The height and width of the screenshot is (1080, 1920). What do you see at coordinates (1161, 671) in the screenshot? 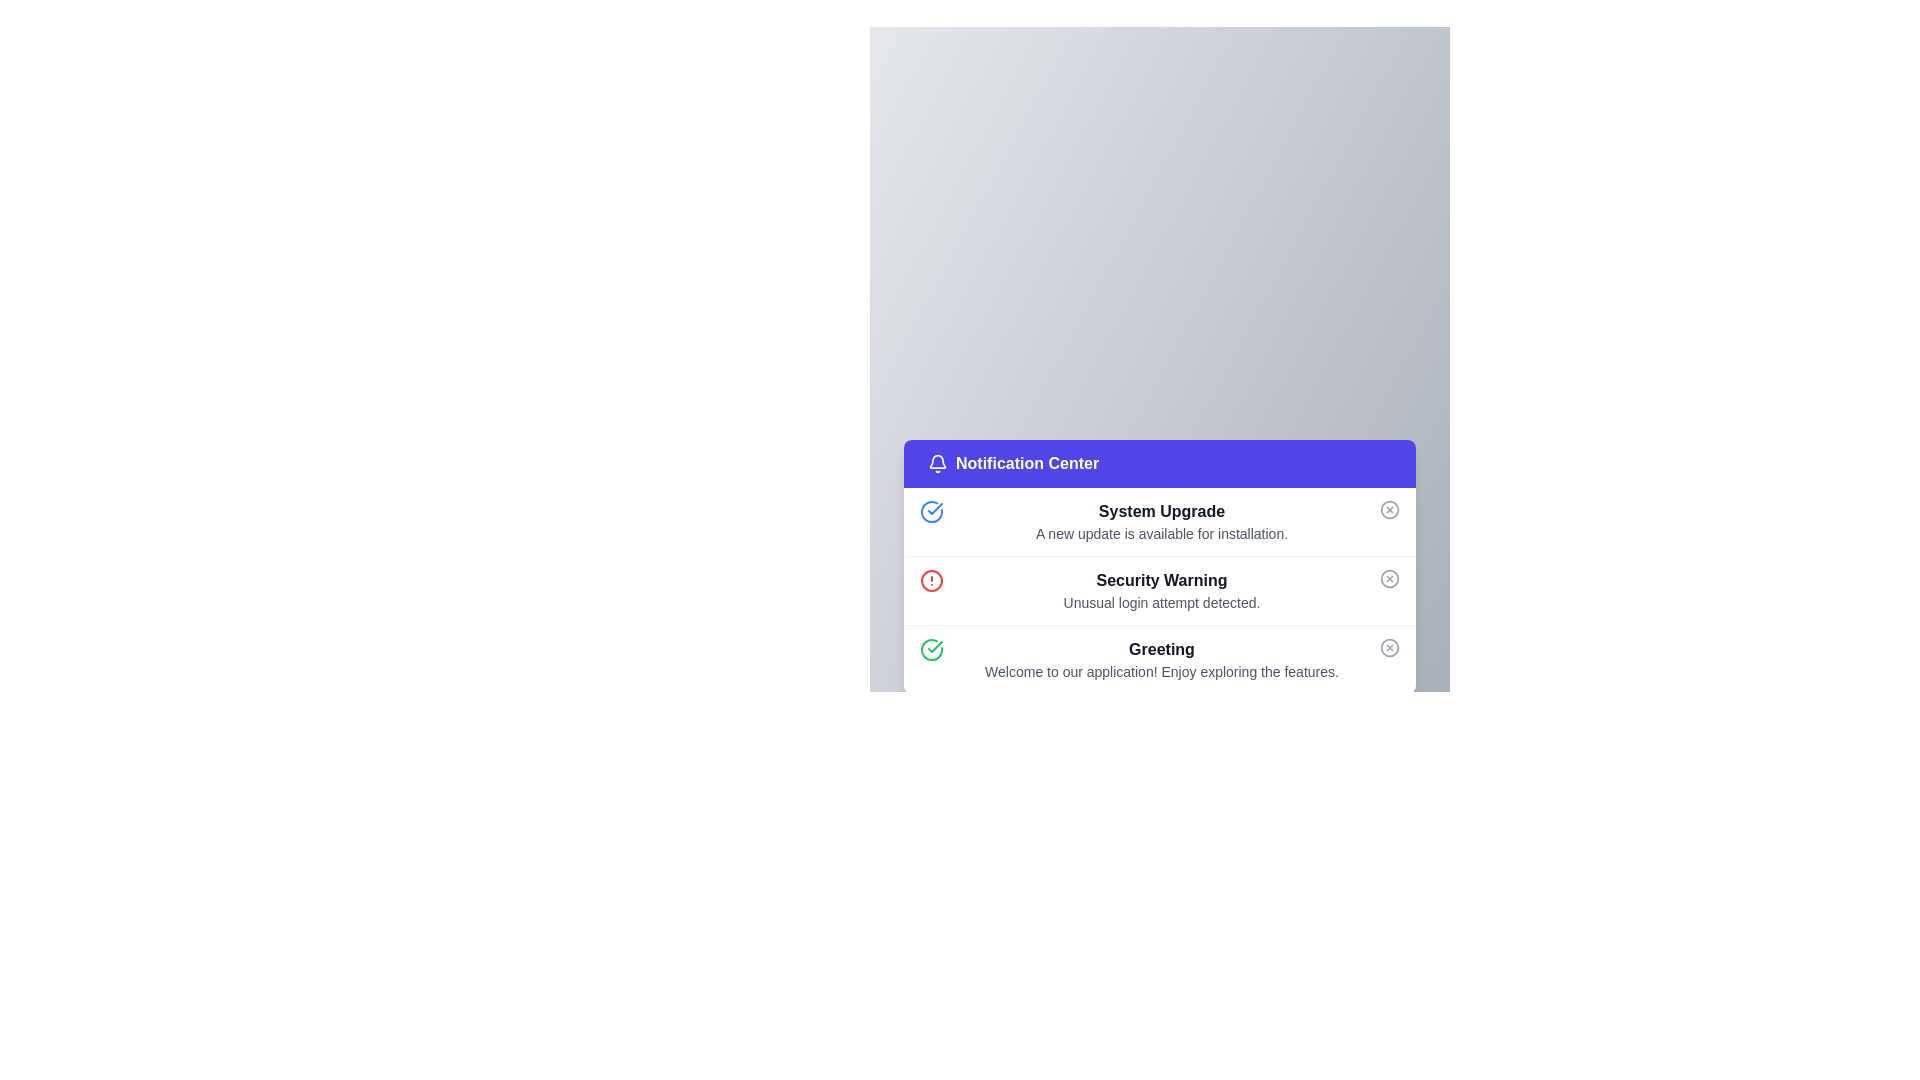
I see `the static text element that displays 'Welcome to our application! Enjoy exploring the features.'` at bounding box center [1161, 671].